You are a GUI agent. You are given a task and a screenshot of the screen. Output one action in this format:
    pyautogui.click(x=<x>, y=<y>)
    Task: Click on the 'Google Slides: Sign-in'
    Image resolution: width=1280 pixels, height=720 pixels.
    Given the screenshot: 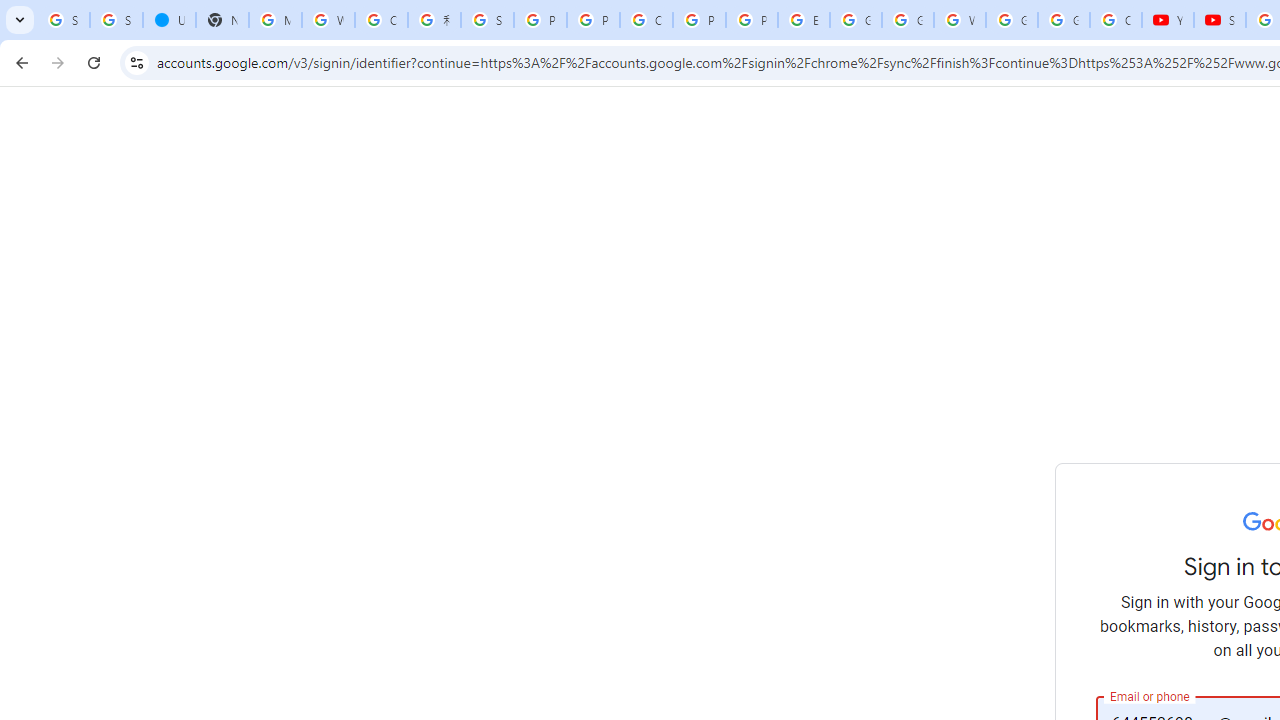 What is the action you would take?
    pyautogui.click(x=855, y=20)
    